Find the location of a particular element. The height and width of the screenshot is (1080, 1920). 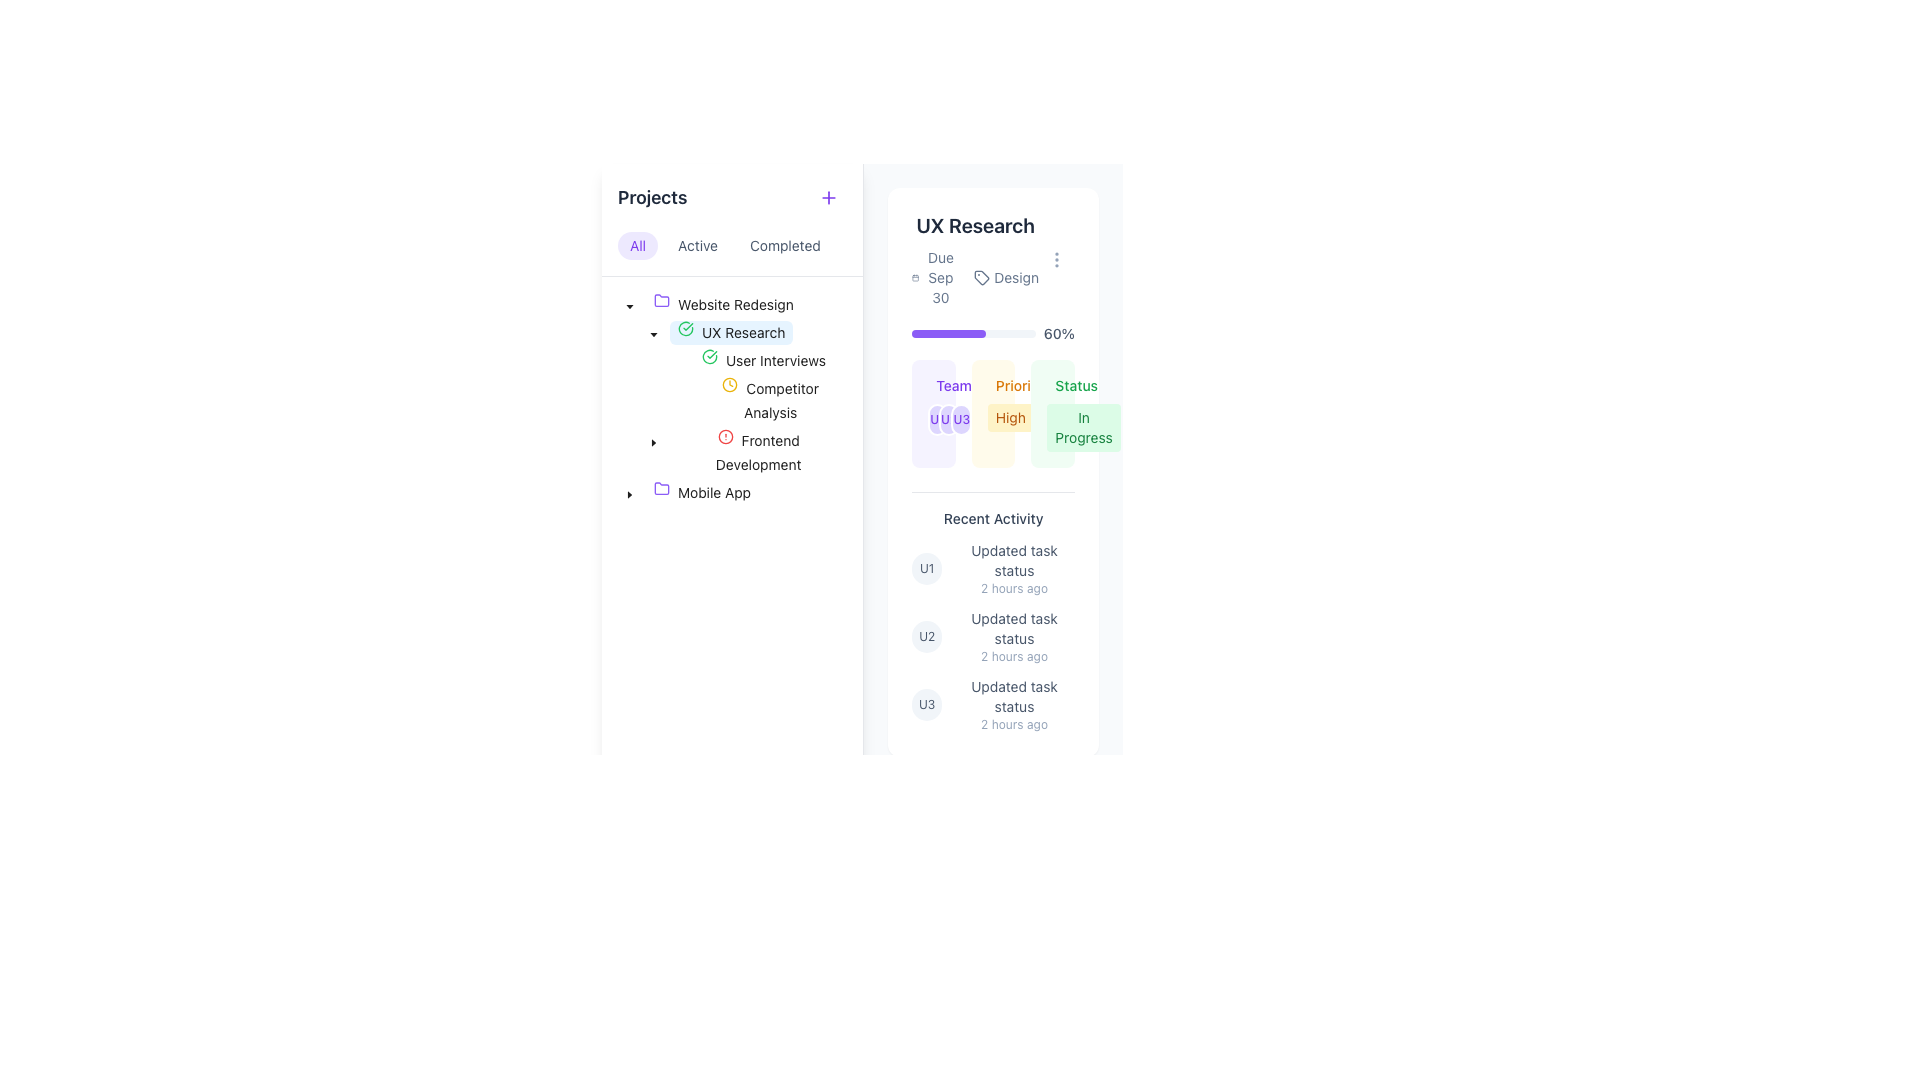

the 'Design' label with an accompanying tag icon located in the 'UX Research' section, positioned below 'Due Sep 30' is located at coordinates (1006, 277).